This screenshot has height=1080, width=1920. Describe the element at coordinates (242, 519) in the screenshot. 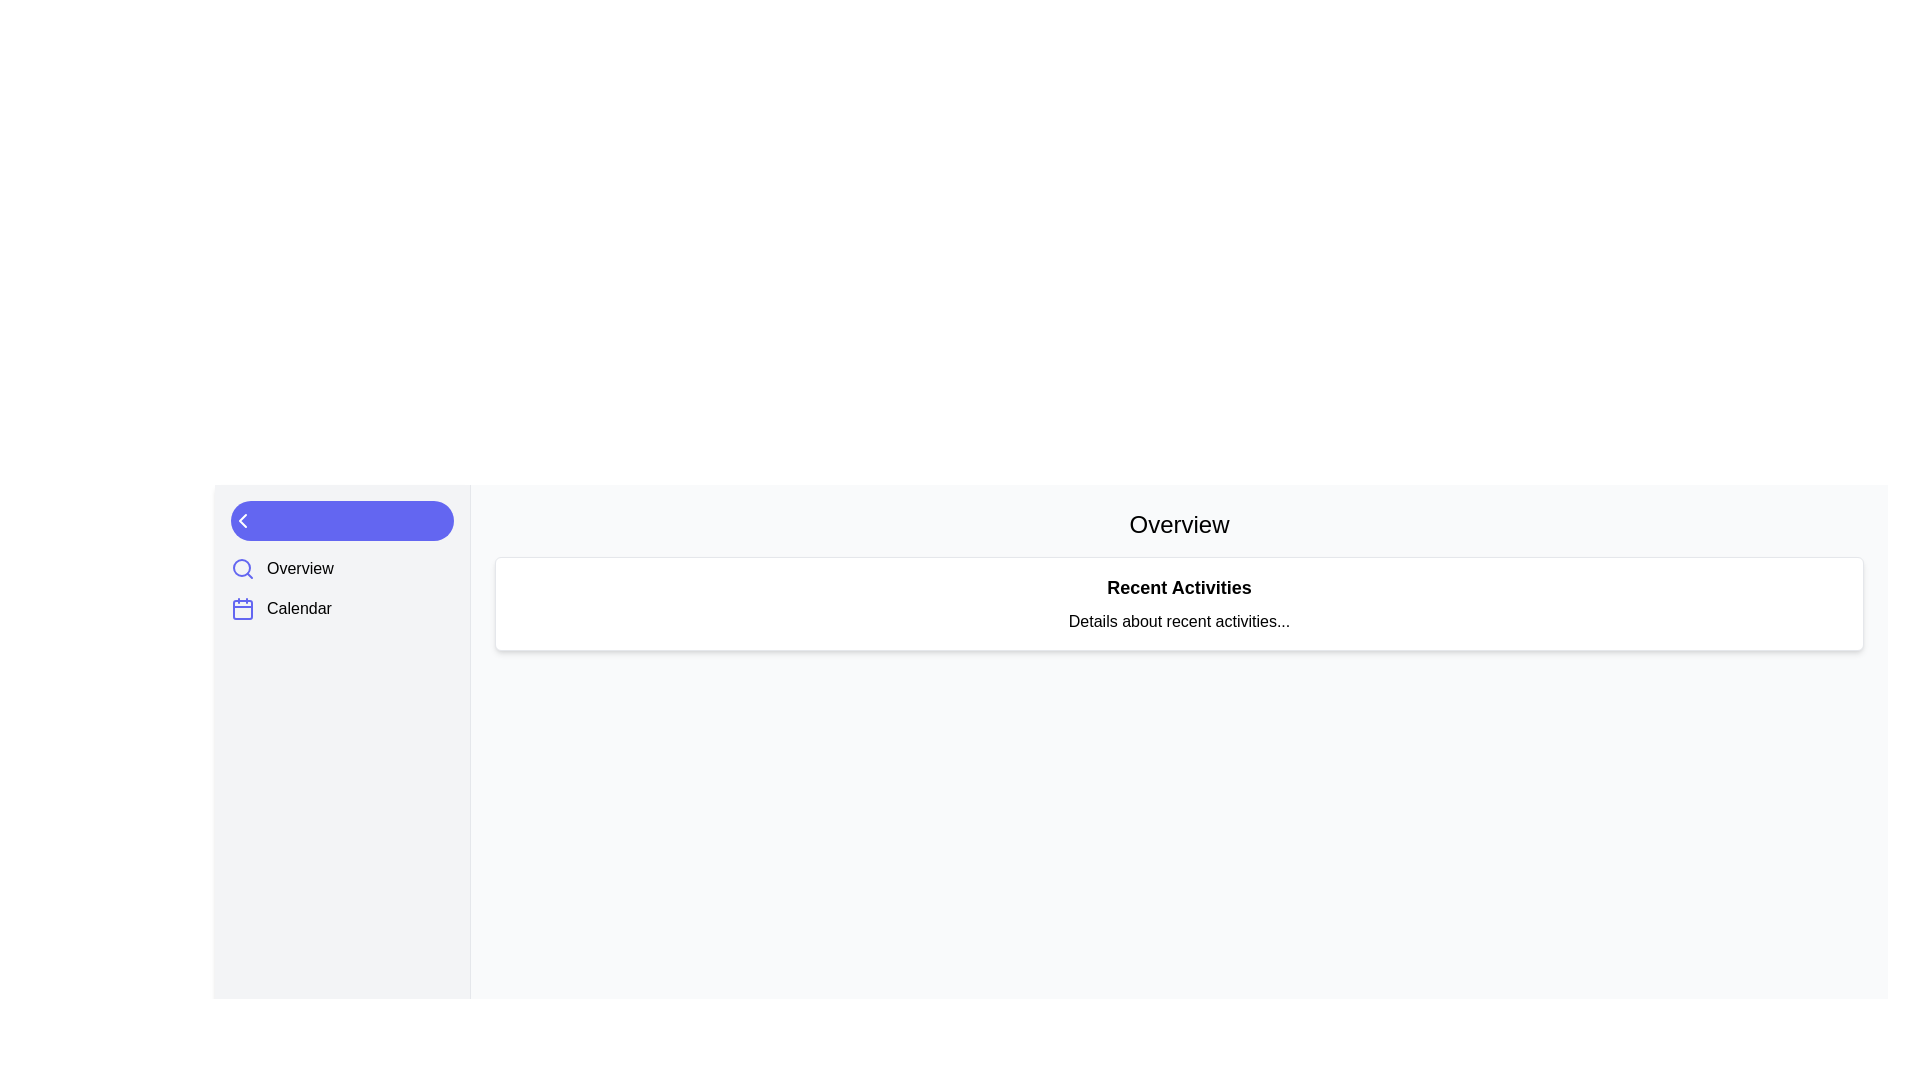

I see `the Chevron-left navigation icon, which is styled as a left arrow and located in the top left section of the sidebar within a purple circular background` at that location.